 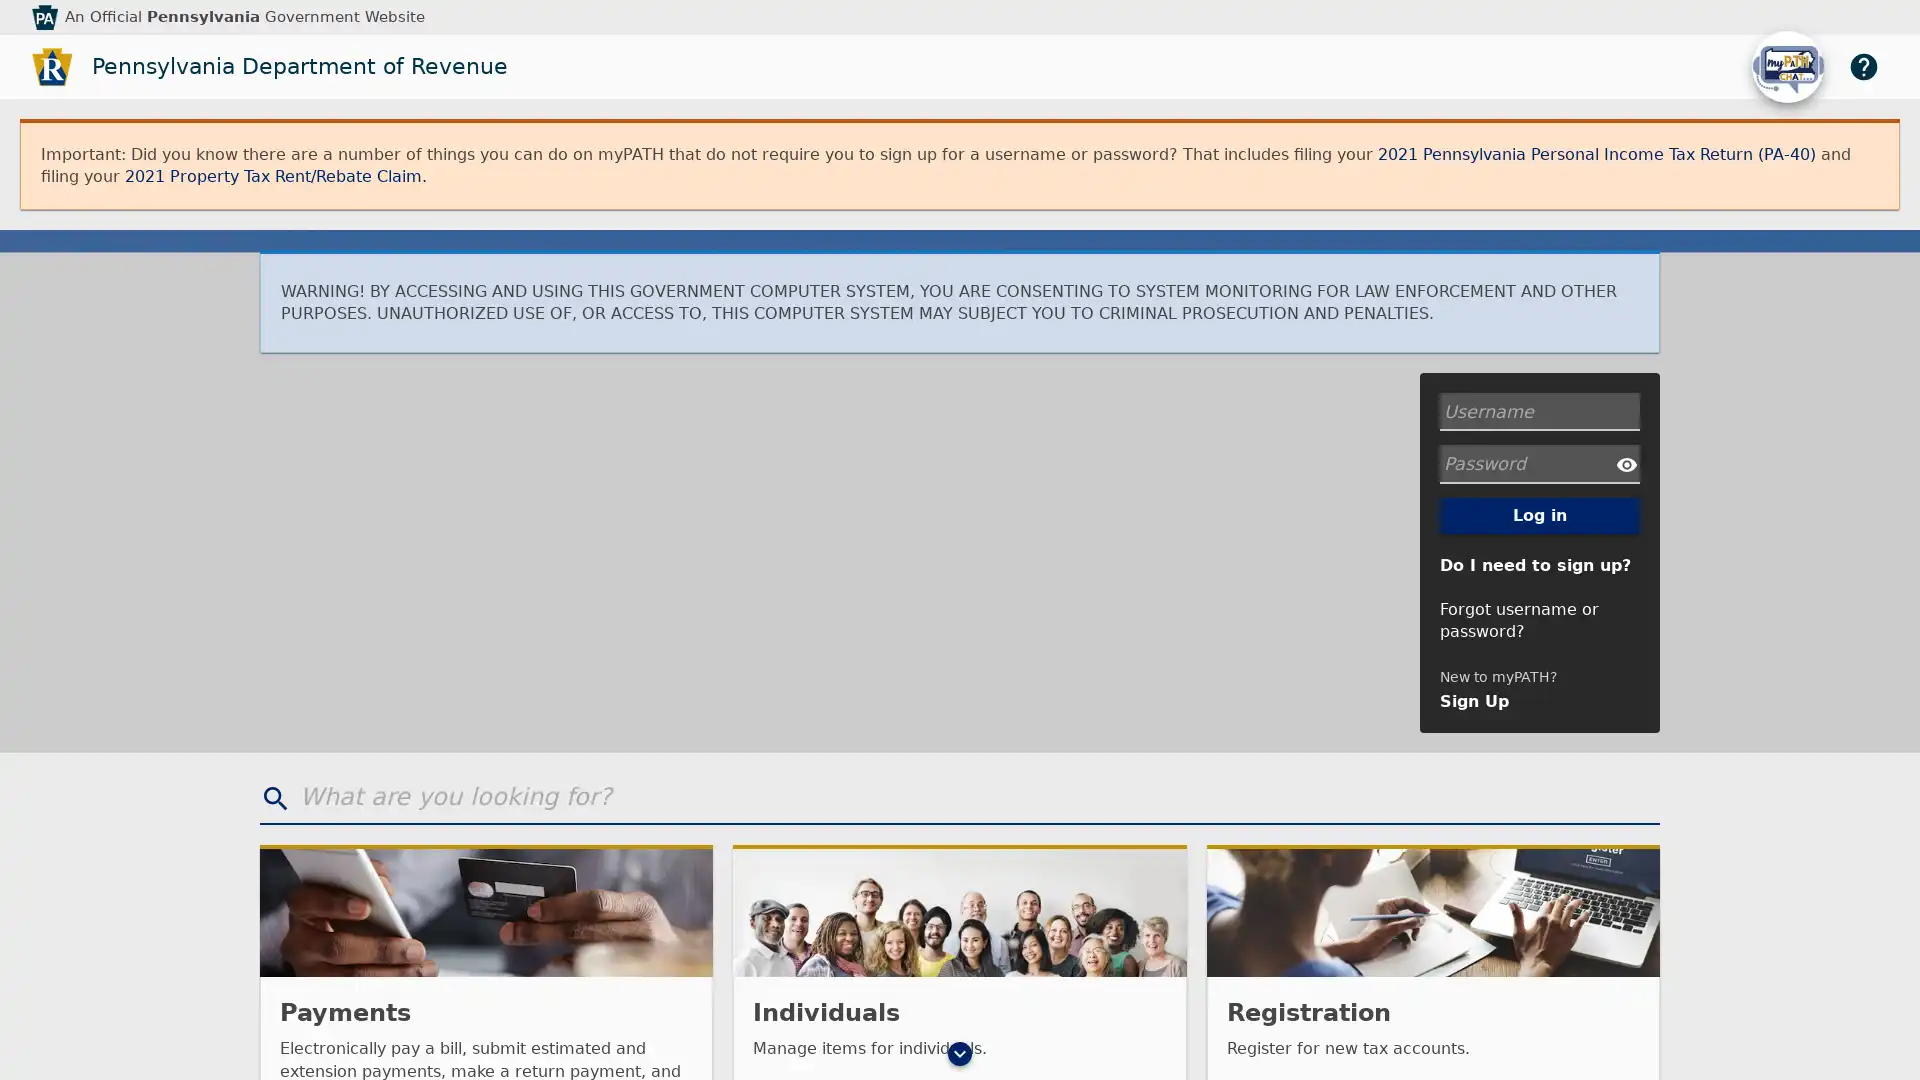 What do you see at coordinates (1539, 514) in the screenshot?
I see `Log in` at bounding box center [1539, 514].